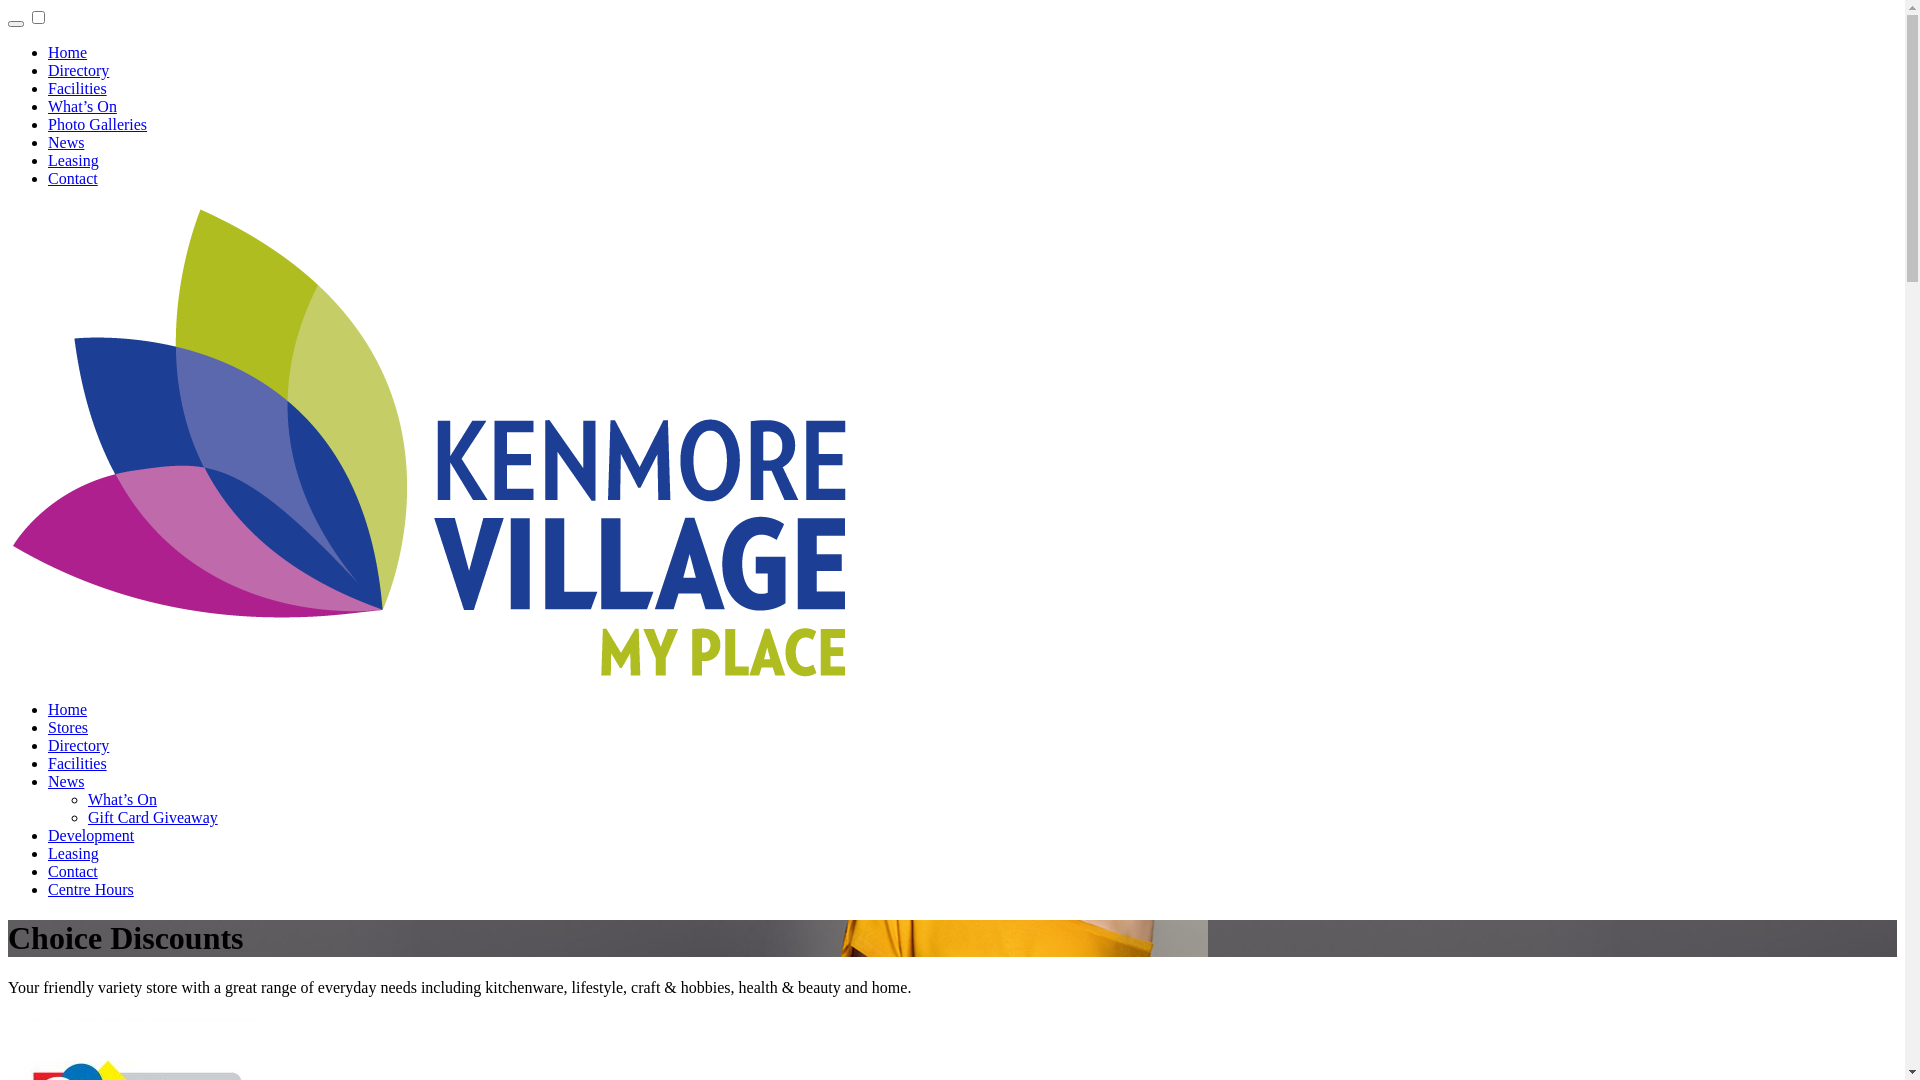 The height and width of the screenshot is (1080, 1920). I want to click on 'Leasing', so click(73, 853).